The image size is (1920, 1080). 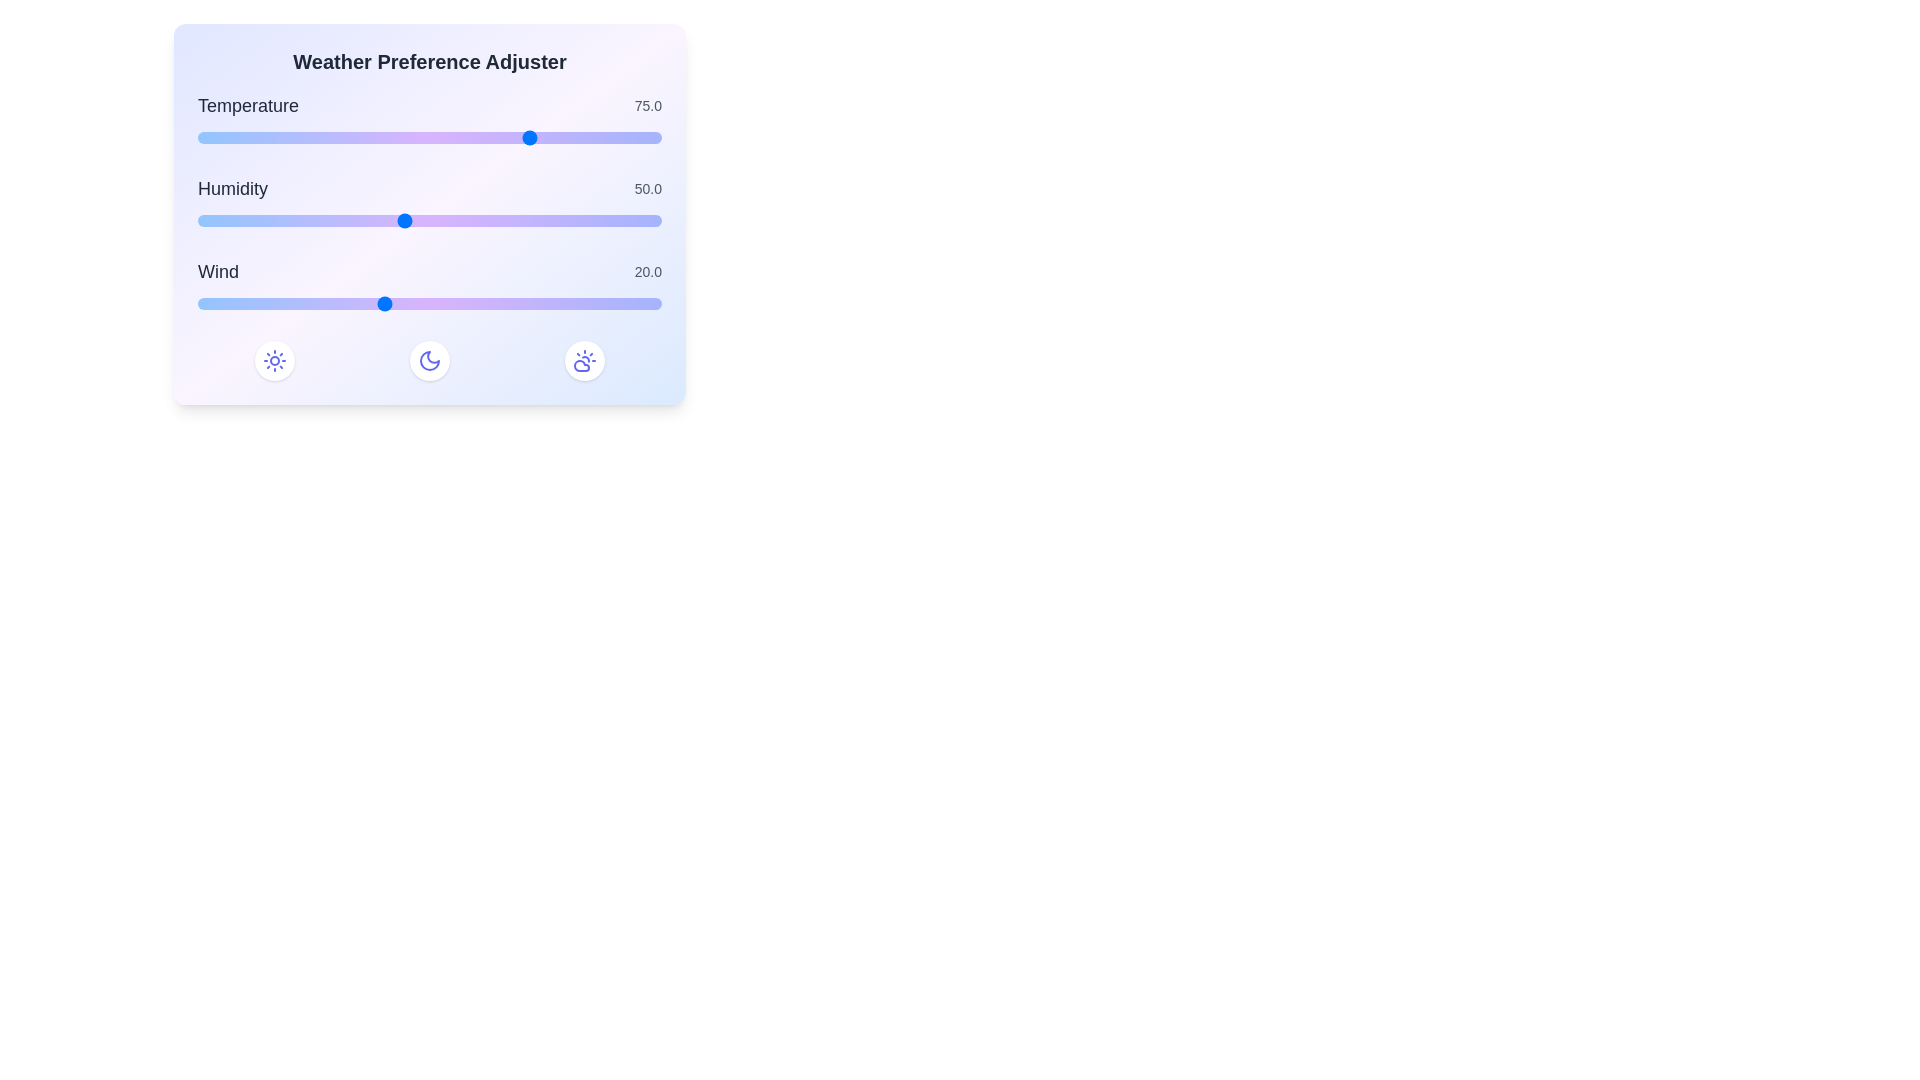 What do you see at coordinates (388, 137) in the screenshot?
I see `the temperature` at bounding box center [388, 137].